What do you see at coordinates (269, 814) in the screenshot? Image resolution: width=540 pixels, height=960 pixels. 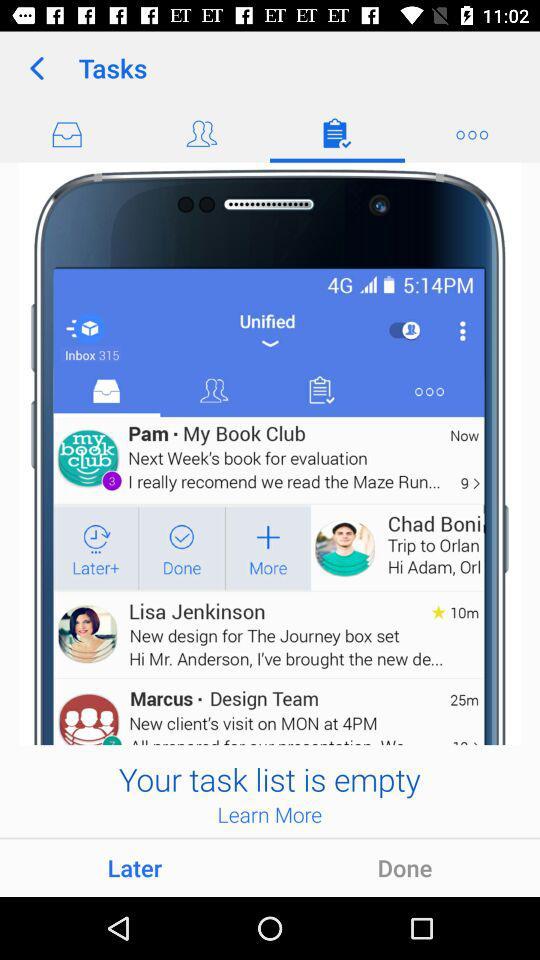 I see `the learn more app` at bounding box center [269, 814].